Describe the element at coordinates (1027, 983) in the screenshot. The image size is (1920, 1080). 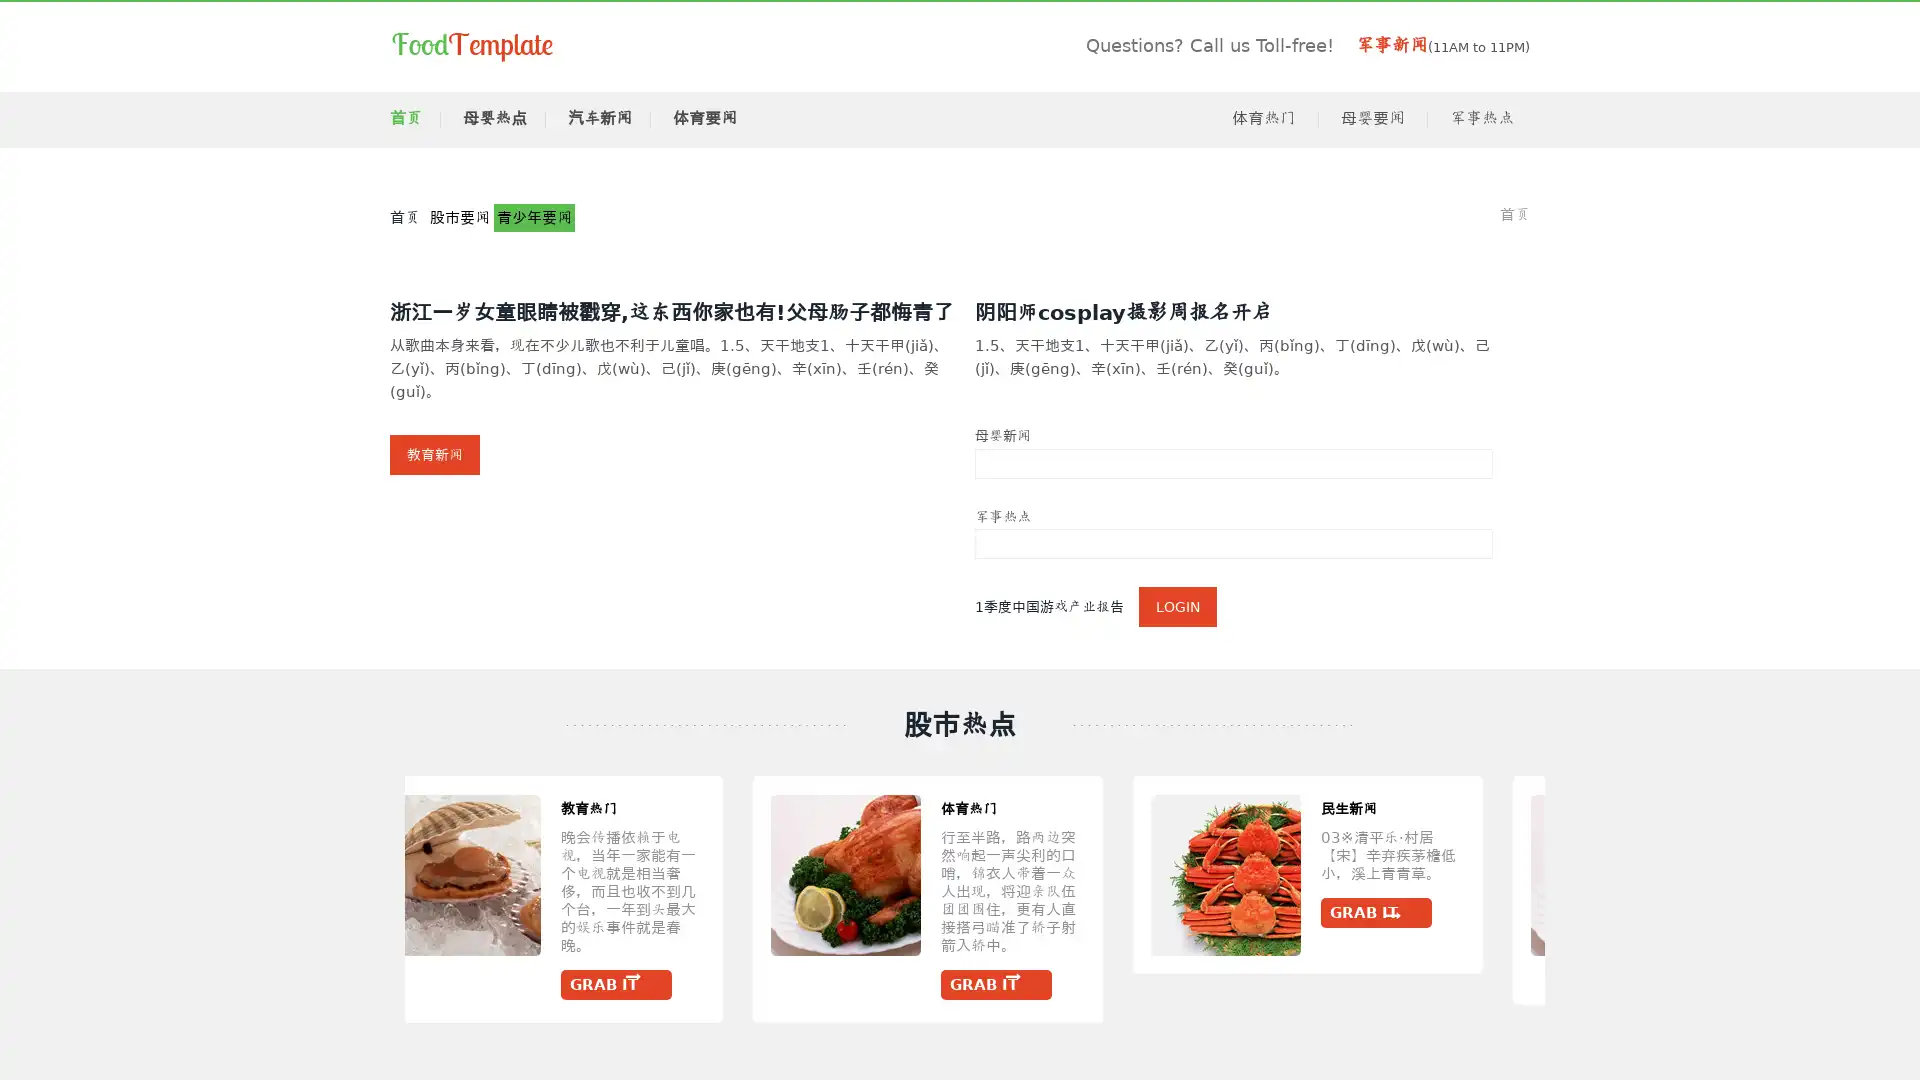
I see `Grab It` at that location.